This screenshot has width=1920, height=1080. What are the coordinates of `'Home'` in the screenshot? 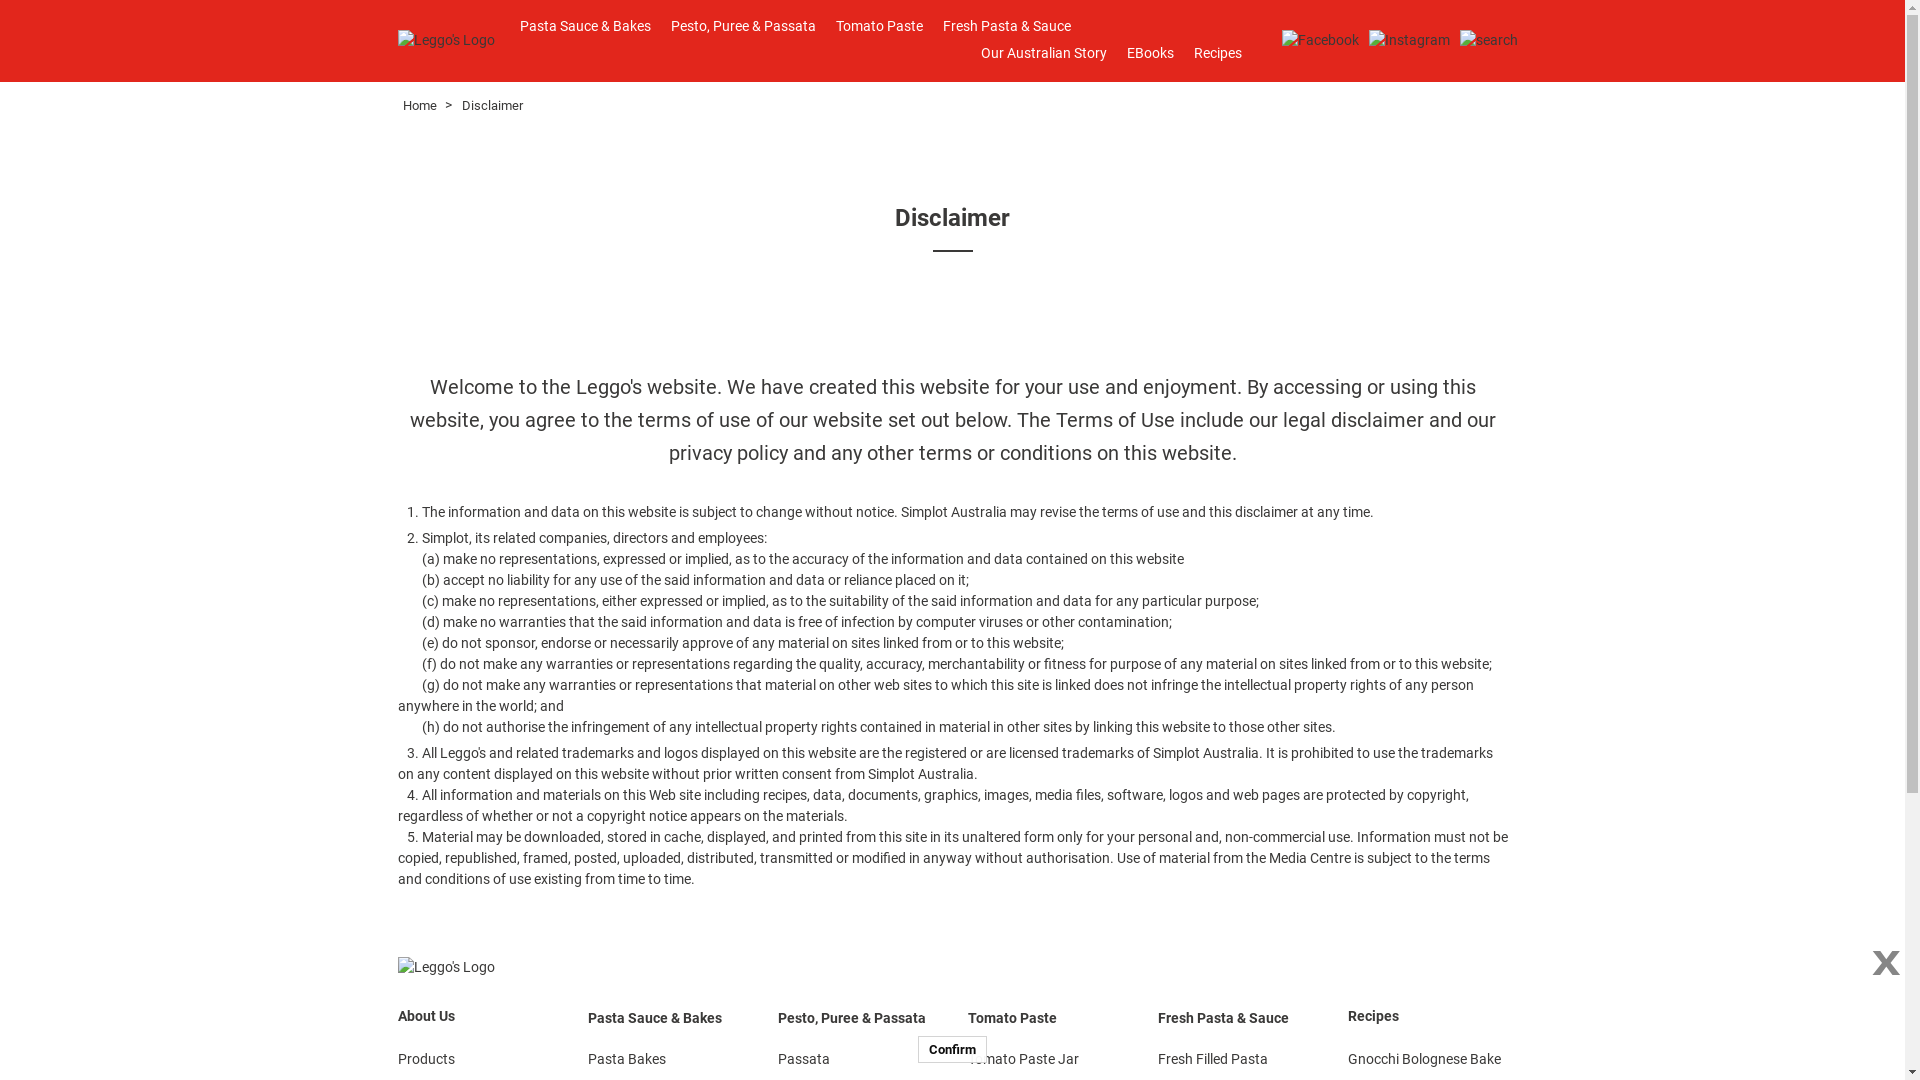 It's located at (417, 105).